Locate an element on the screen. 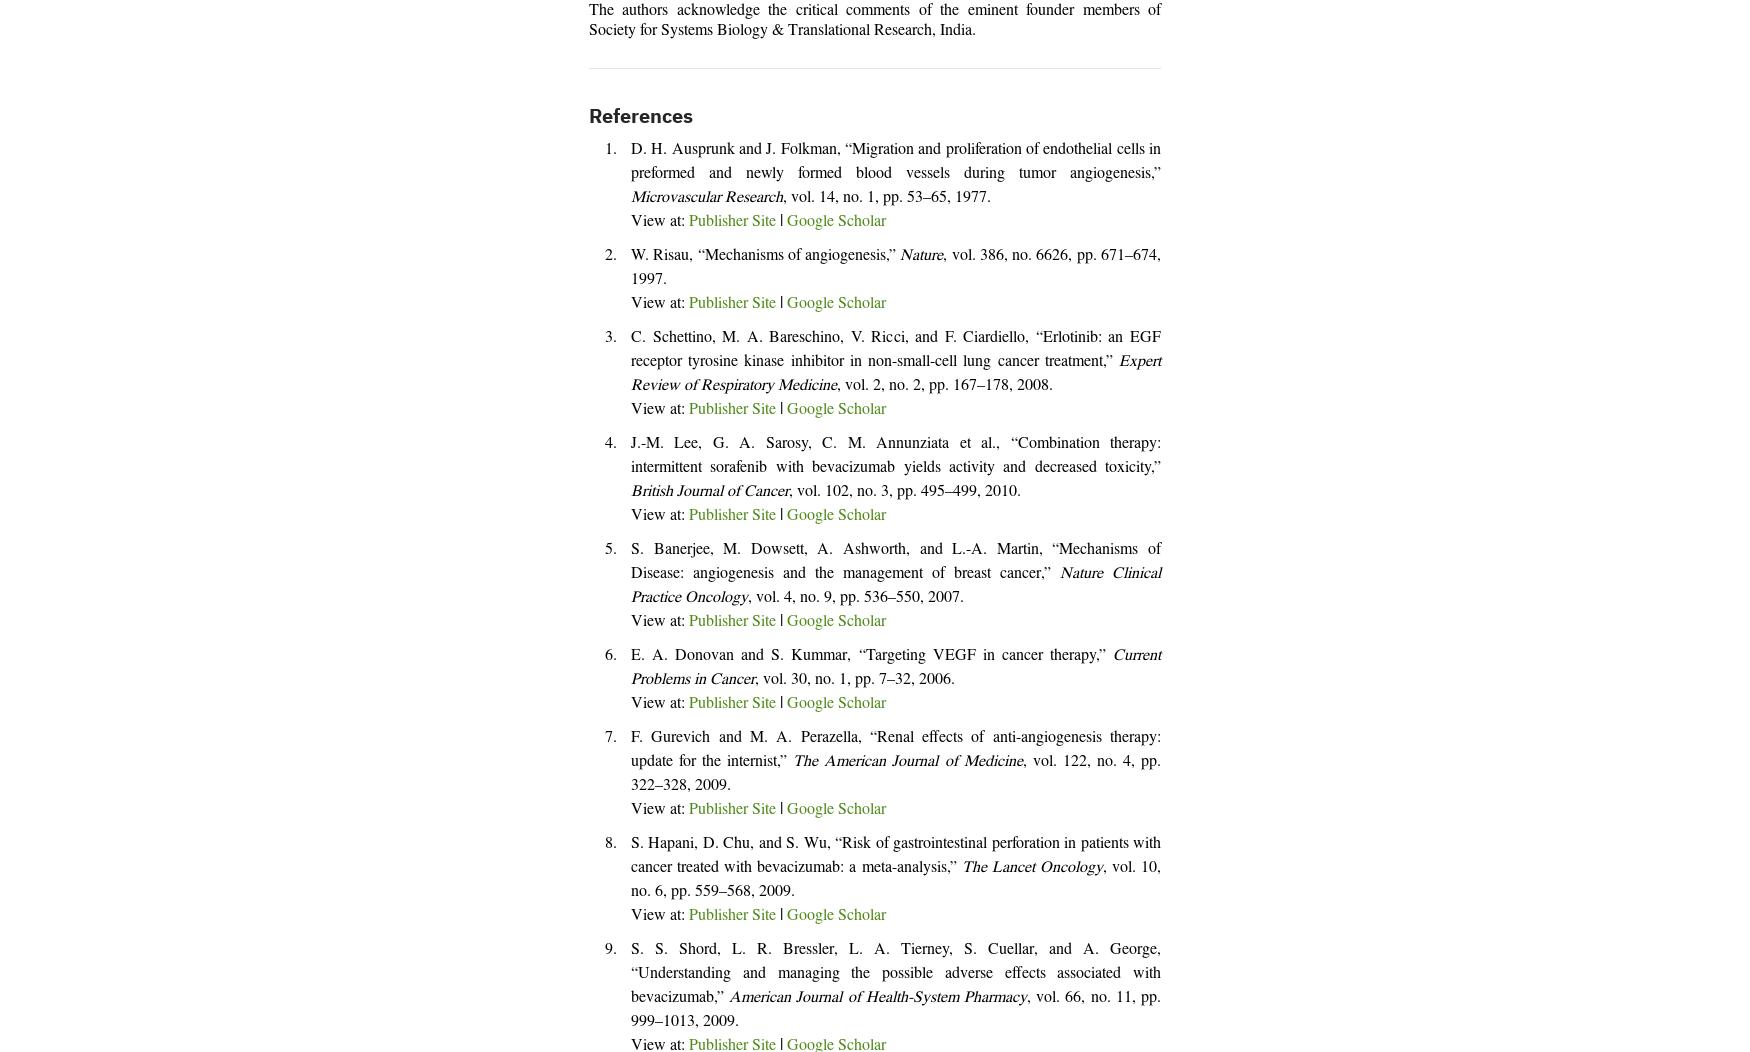 Image resolution: width=1750 pixels, height=1052 pixels. 'S. S. Shord, L. R. Bressler, L. A. Tierney, S. Cuellar, and A. George, “Understanding and managing the possible adverse effects associated with bevacizumab,”' is located at coordinates (895, 974).